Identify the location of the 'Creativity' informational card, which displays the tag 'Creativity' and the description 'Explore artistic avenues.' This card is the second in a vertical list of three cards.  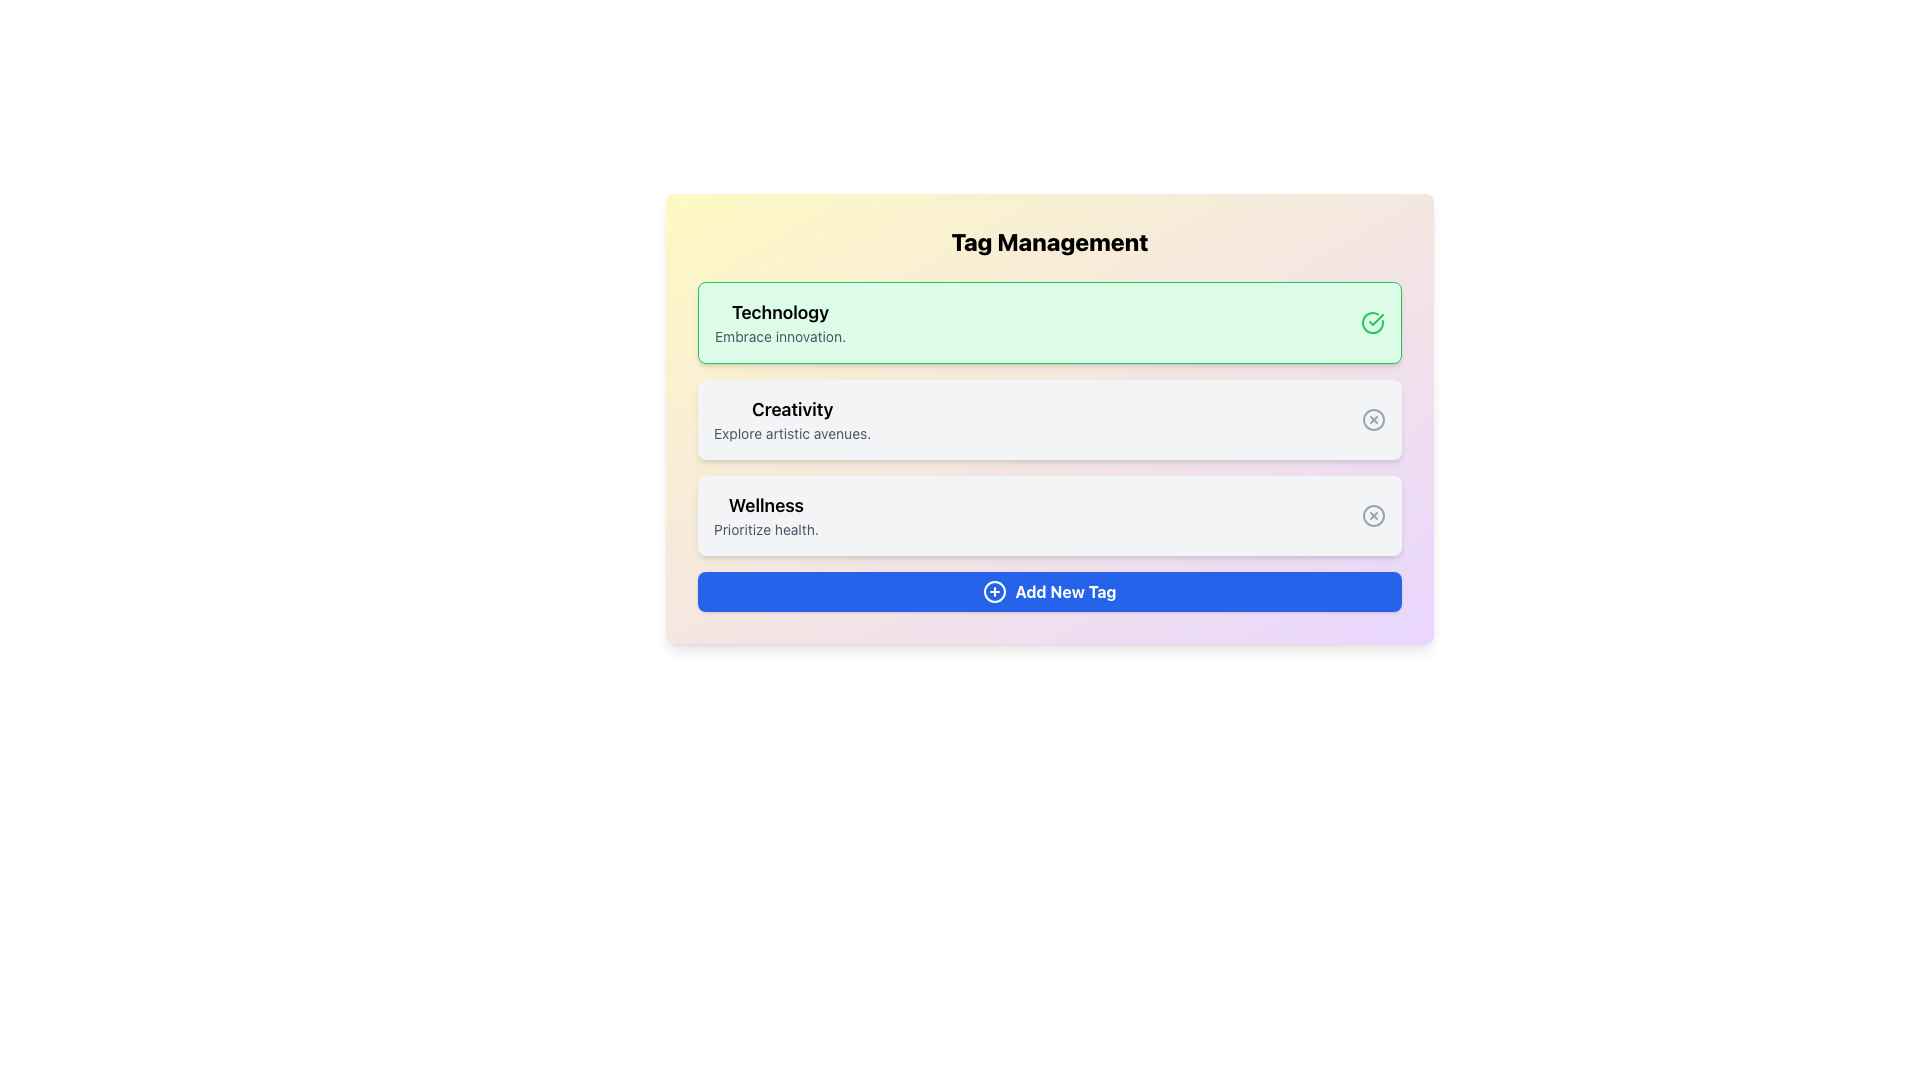
(1049, 419).